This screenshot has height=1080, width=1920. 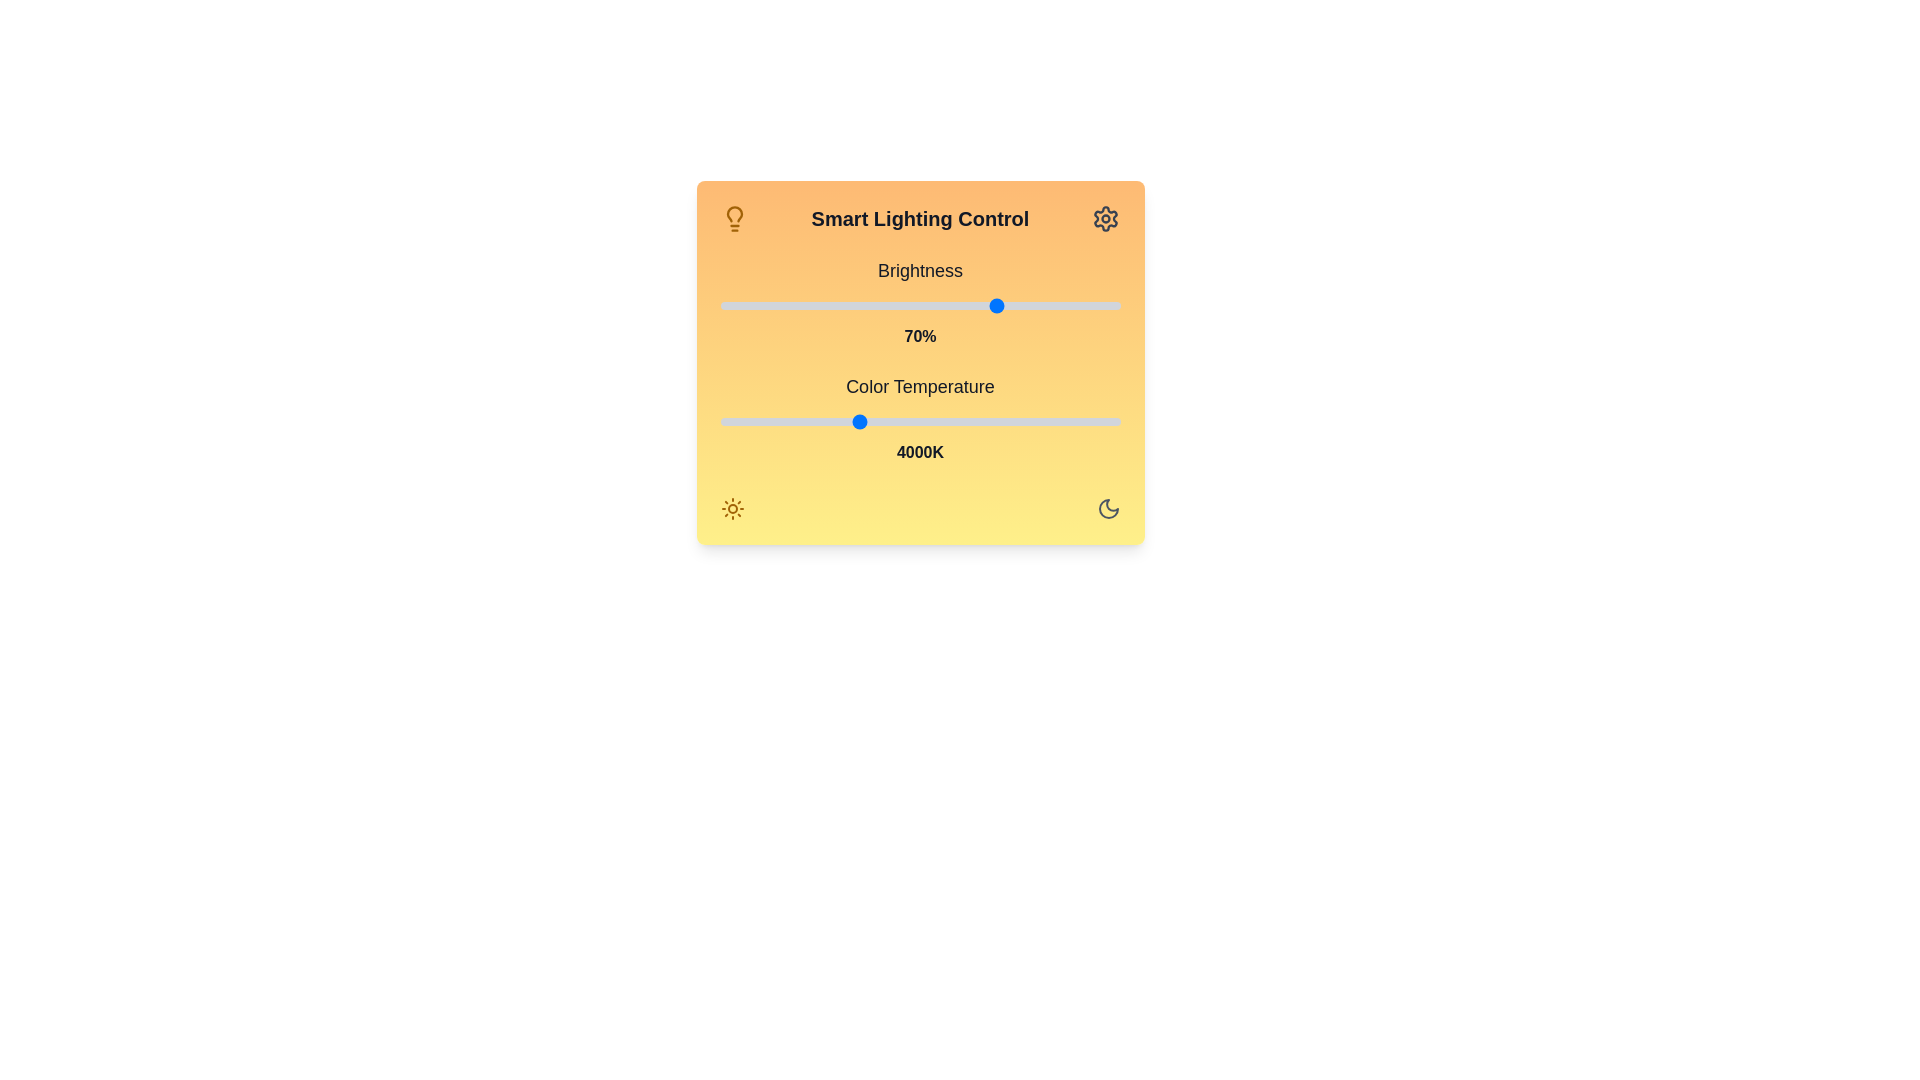 What do you see at coordinates (1070, 420) in the screenshot?
I see `the color temperature slider to set the color temperature to 6035 Kelvin` at bounding box center [1070, 420].